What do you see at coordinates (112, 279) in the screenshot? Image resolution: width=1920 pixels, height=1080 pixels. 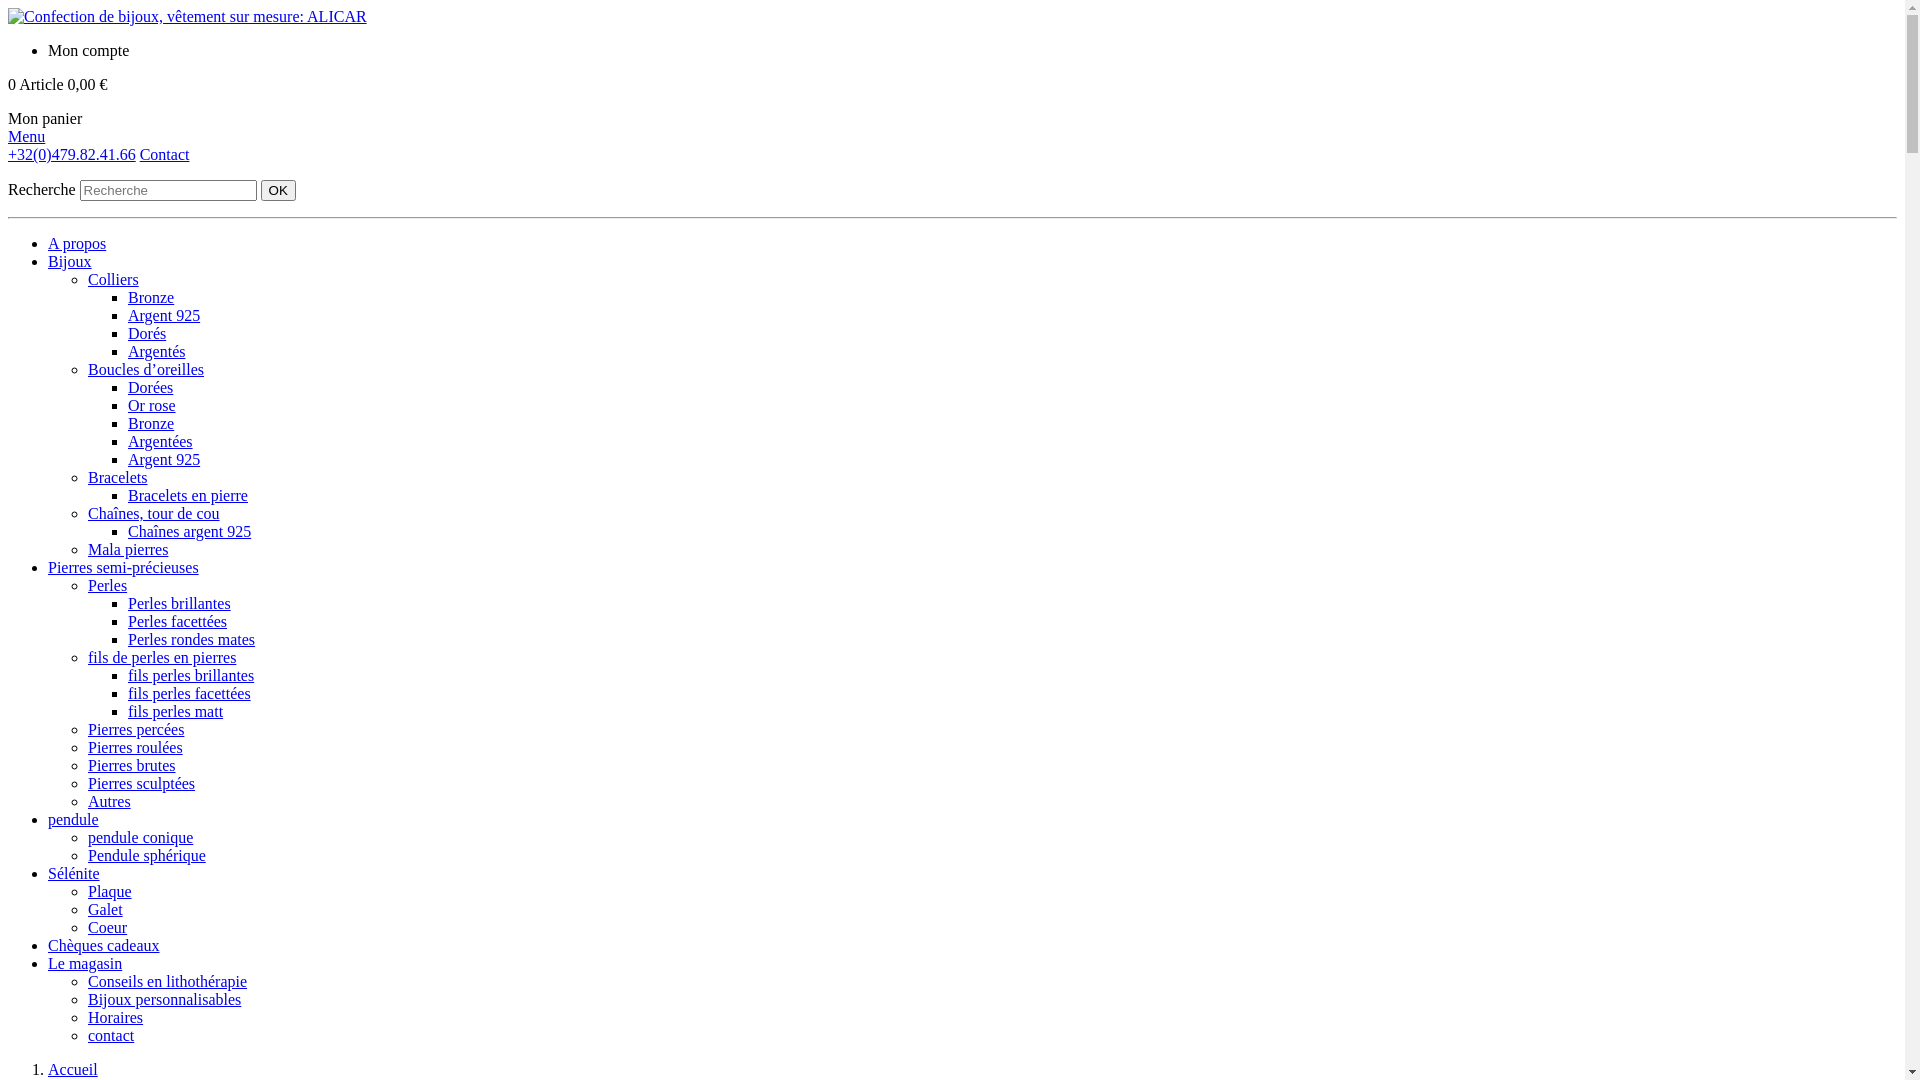 I see `'Colliers'` at bounding box center [112, 279].